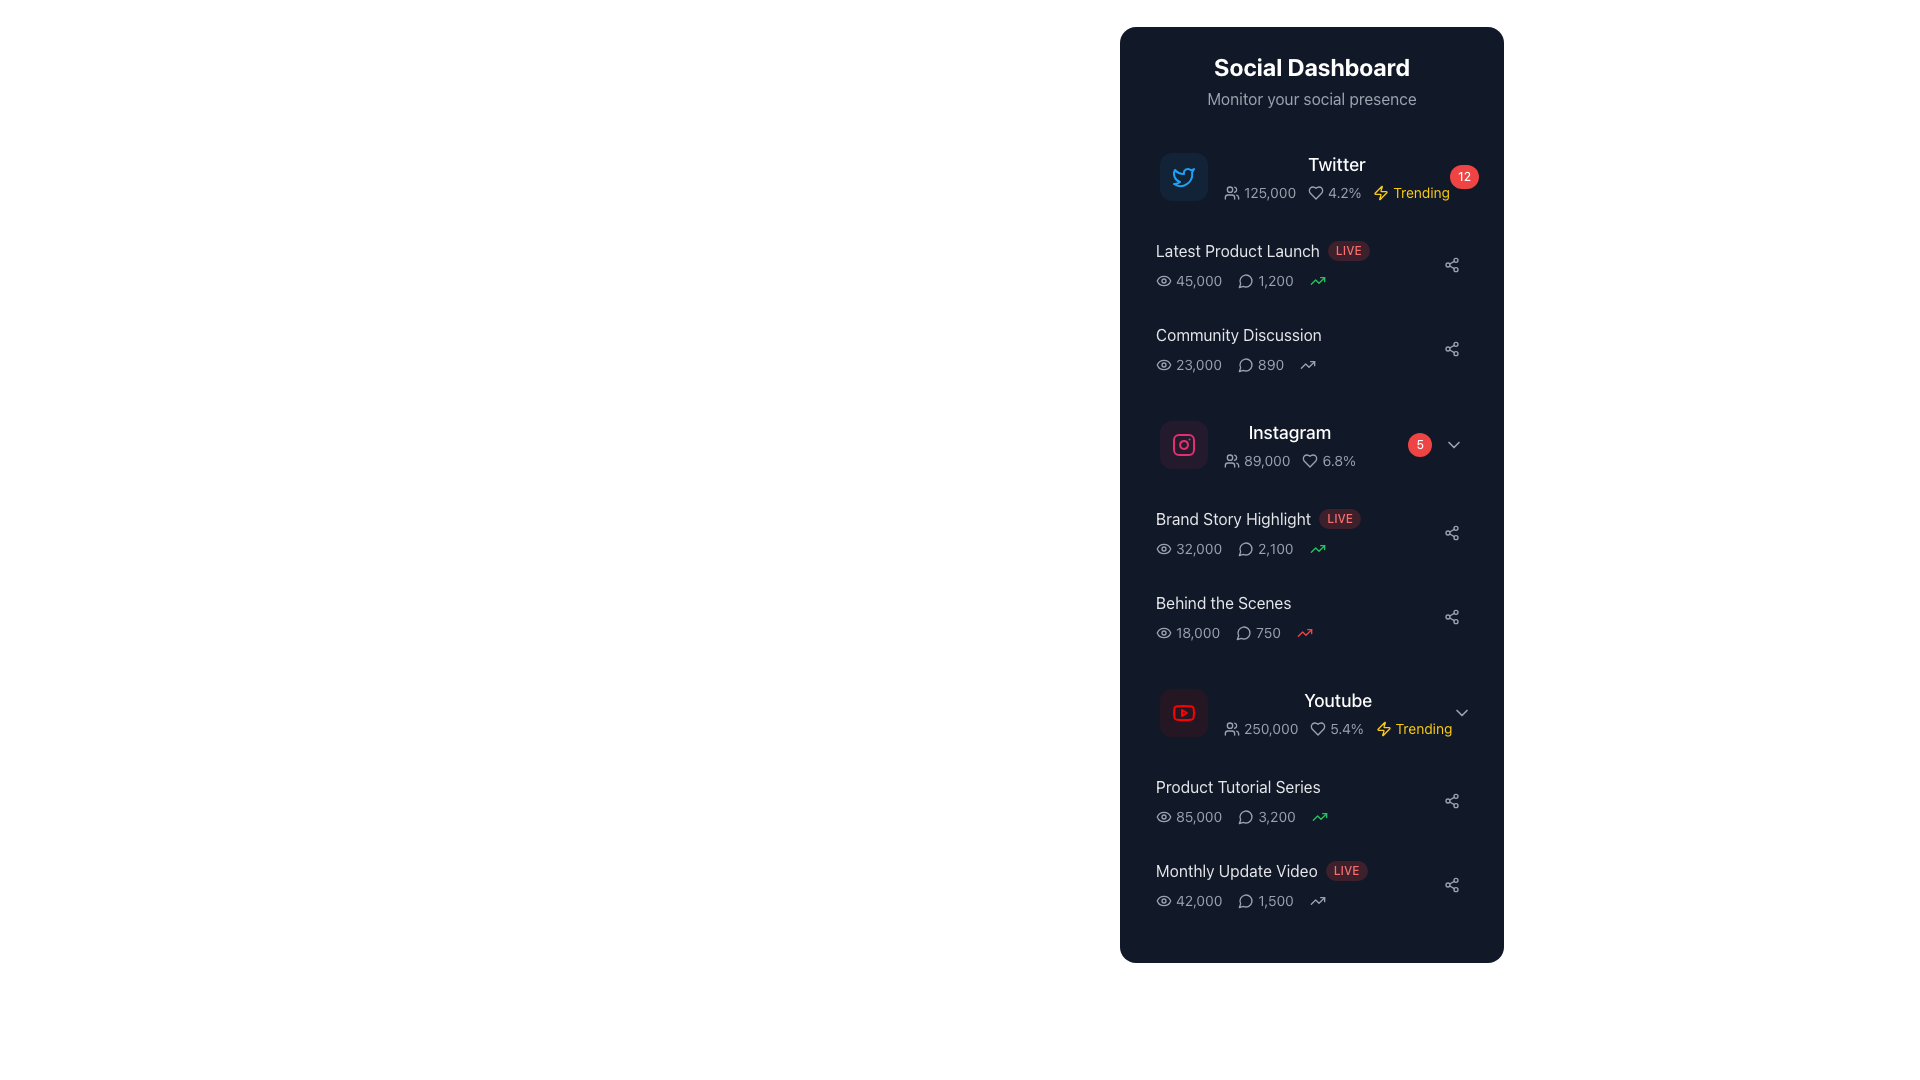 The image size is (1920, 1080). What do you see at coordinates (1245, 548) in the screenshot?
I see `the comment icon located to the left of the numeric text '2,100' in the 'Brand Story Highlight' section to interact with the related comments or details` at bounding box center [1245, 548].